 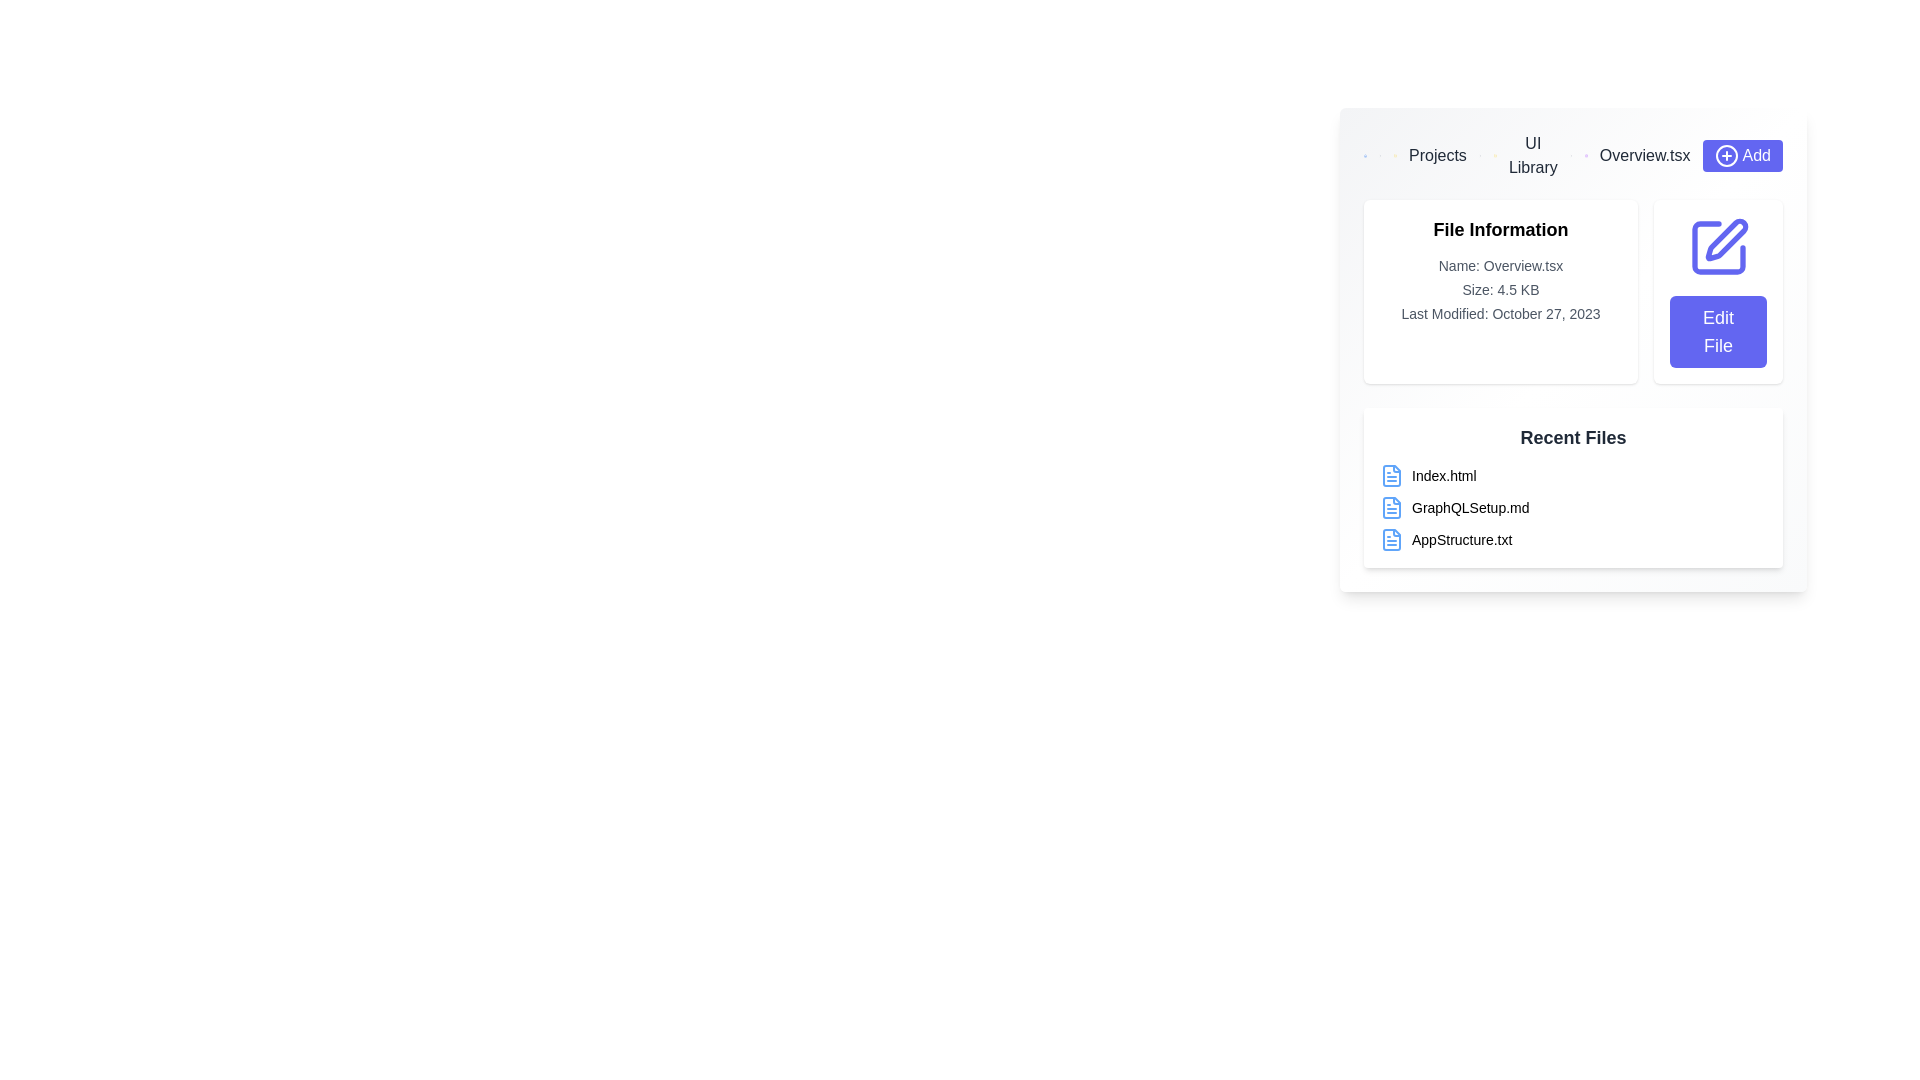 I want to click on the curved pen tip icon located in the top right section of the UI, adjacent to the 'Edit File' button, so click(x=1725, y=238).